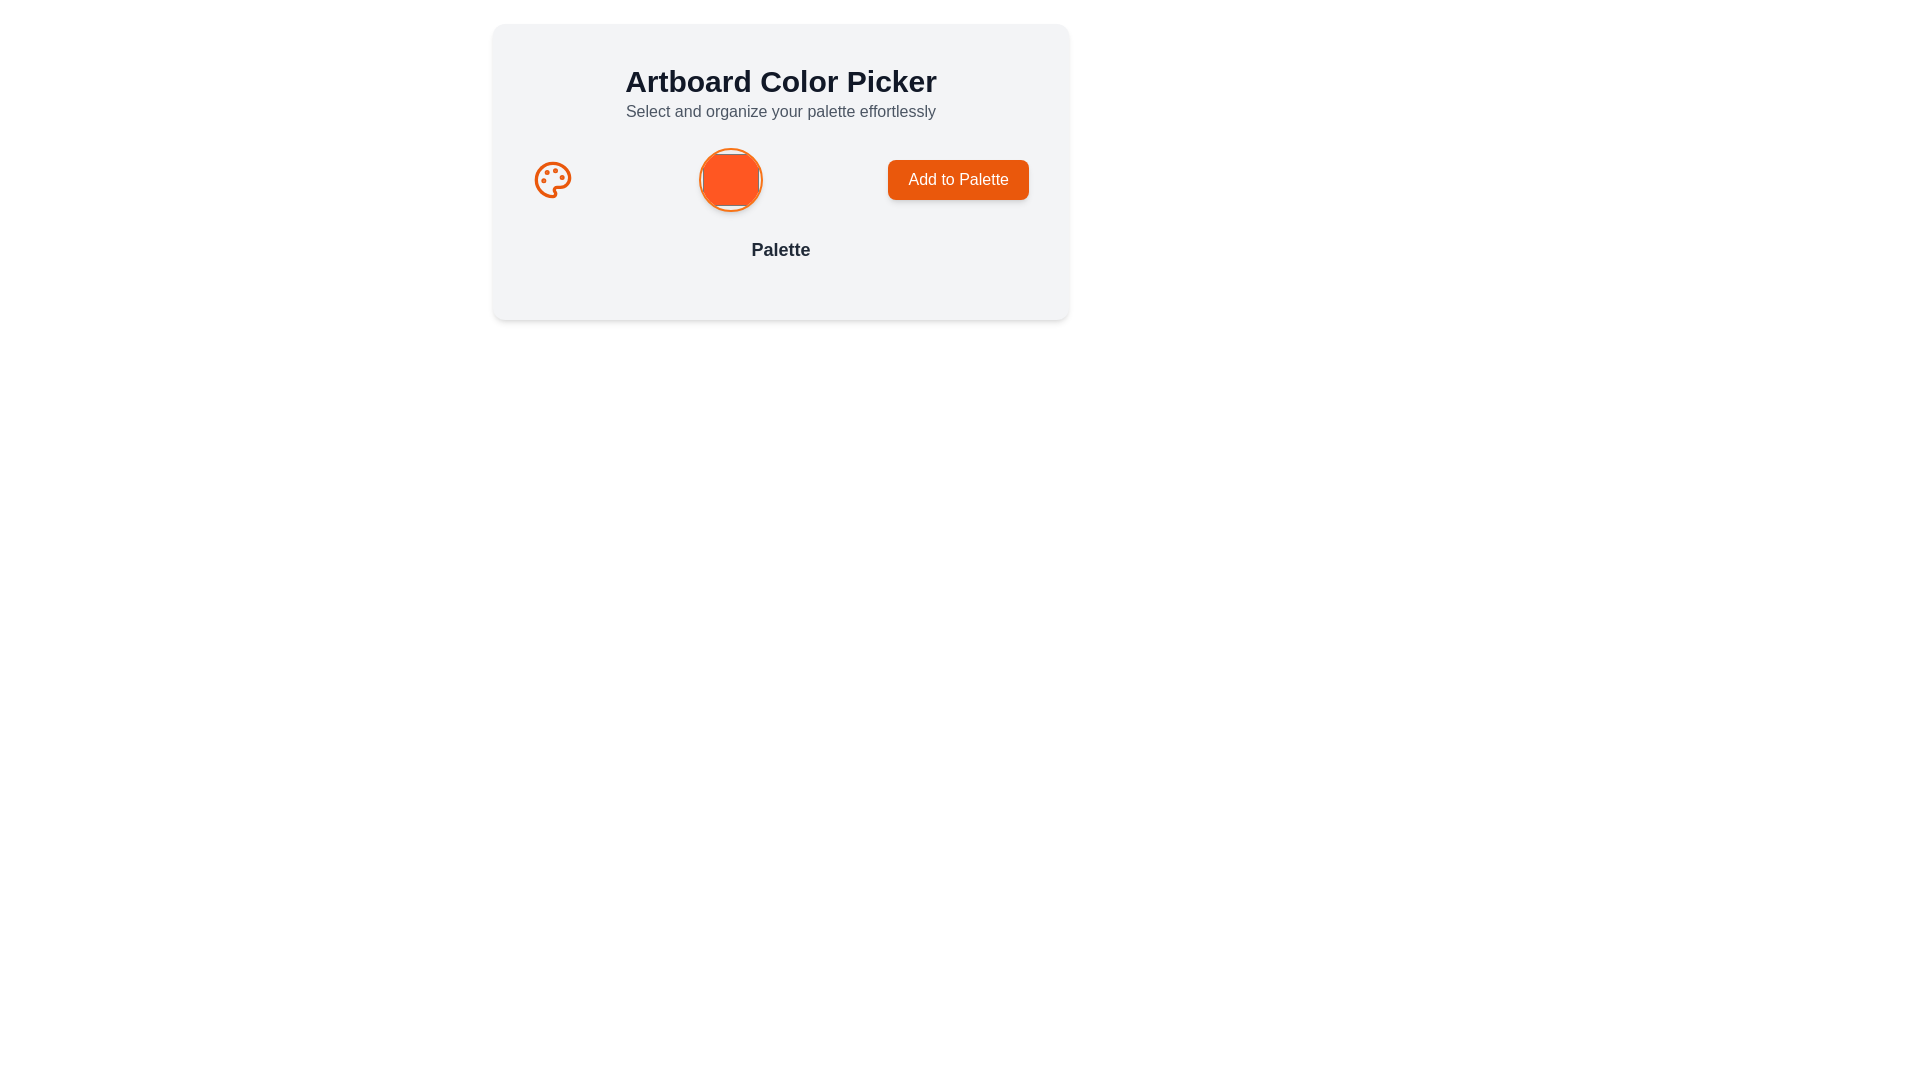 The width and height of the screenshot is (1920, 1080). Describe the element at coordinates (552, 180) in the screenshot. I see `the circular palette icon, which is part of the Artboard Color Picker section, located to the left of the 'Palette' text label` at that location.